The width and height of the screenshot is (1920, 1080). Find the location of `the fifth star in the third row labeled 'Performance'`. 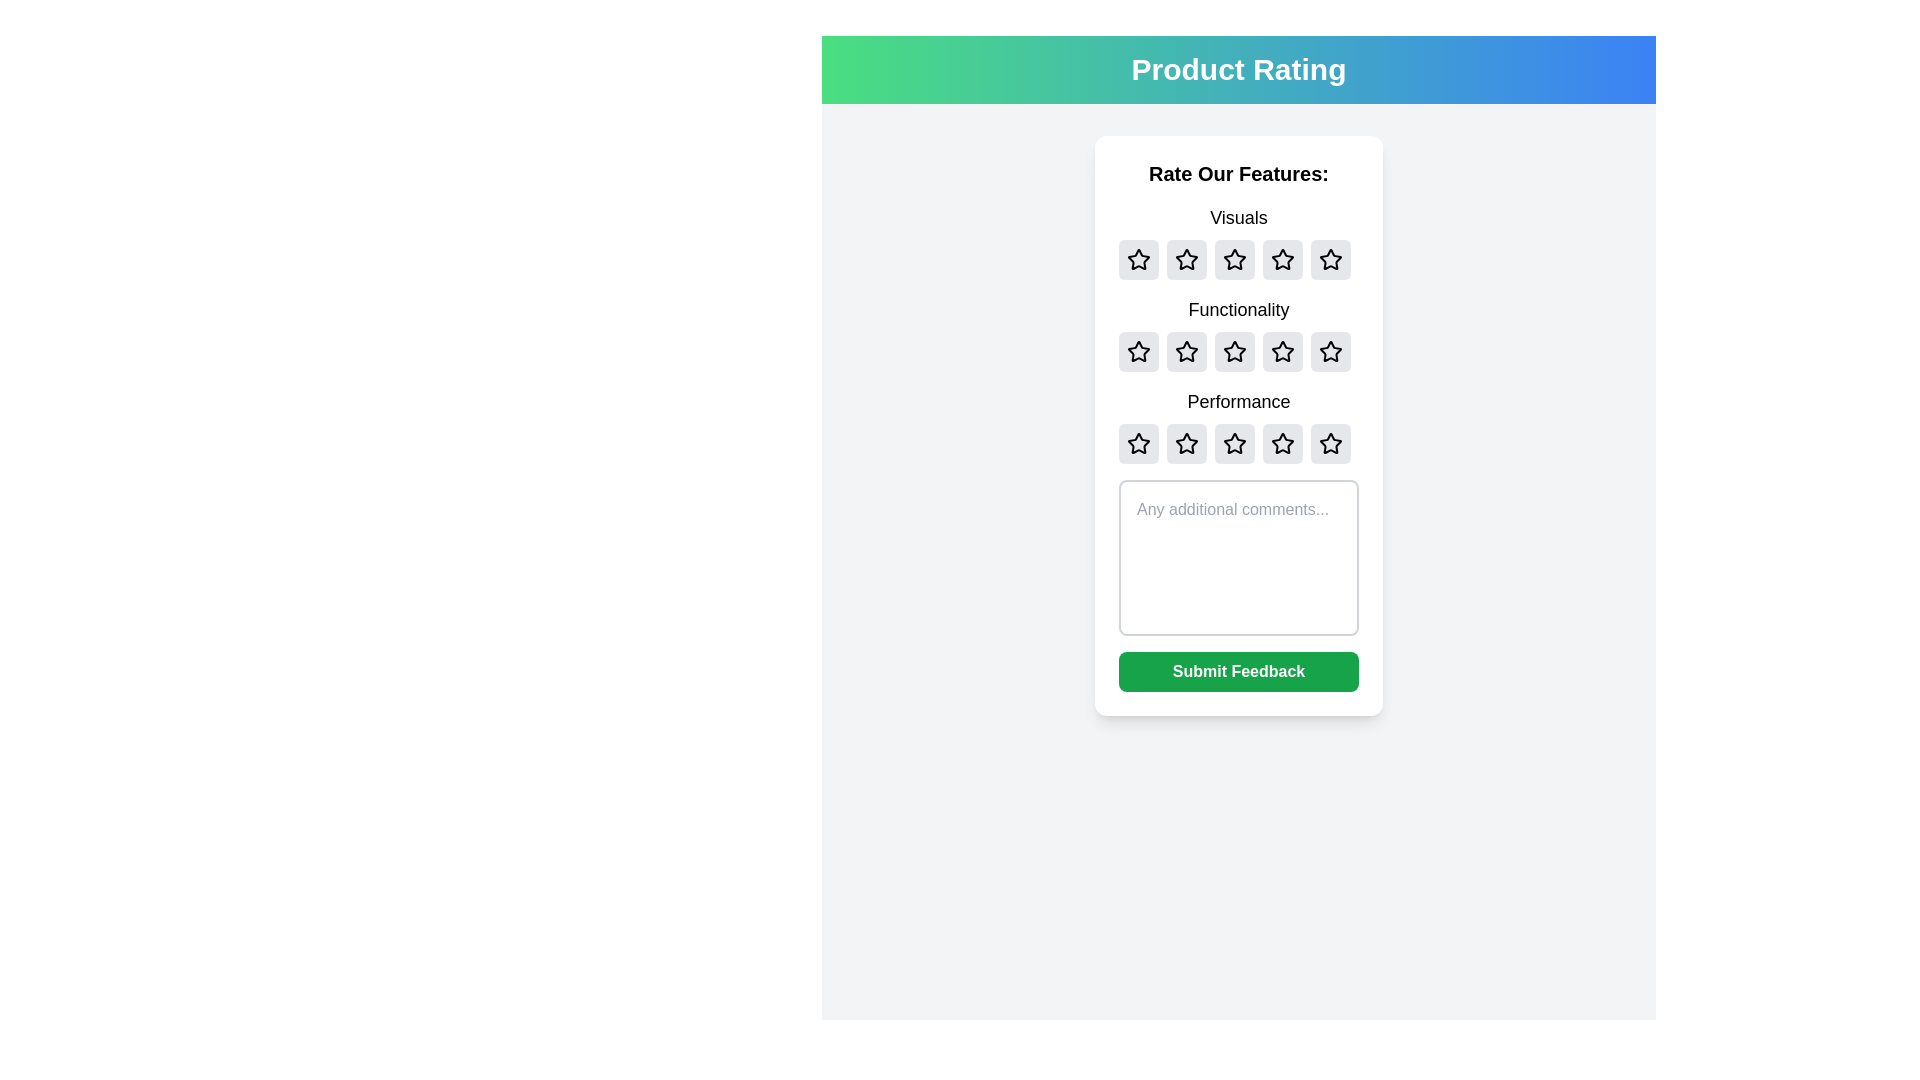

the fifth star in the third row labeled 'Performance' is located at coordinates (1329, 442).